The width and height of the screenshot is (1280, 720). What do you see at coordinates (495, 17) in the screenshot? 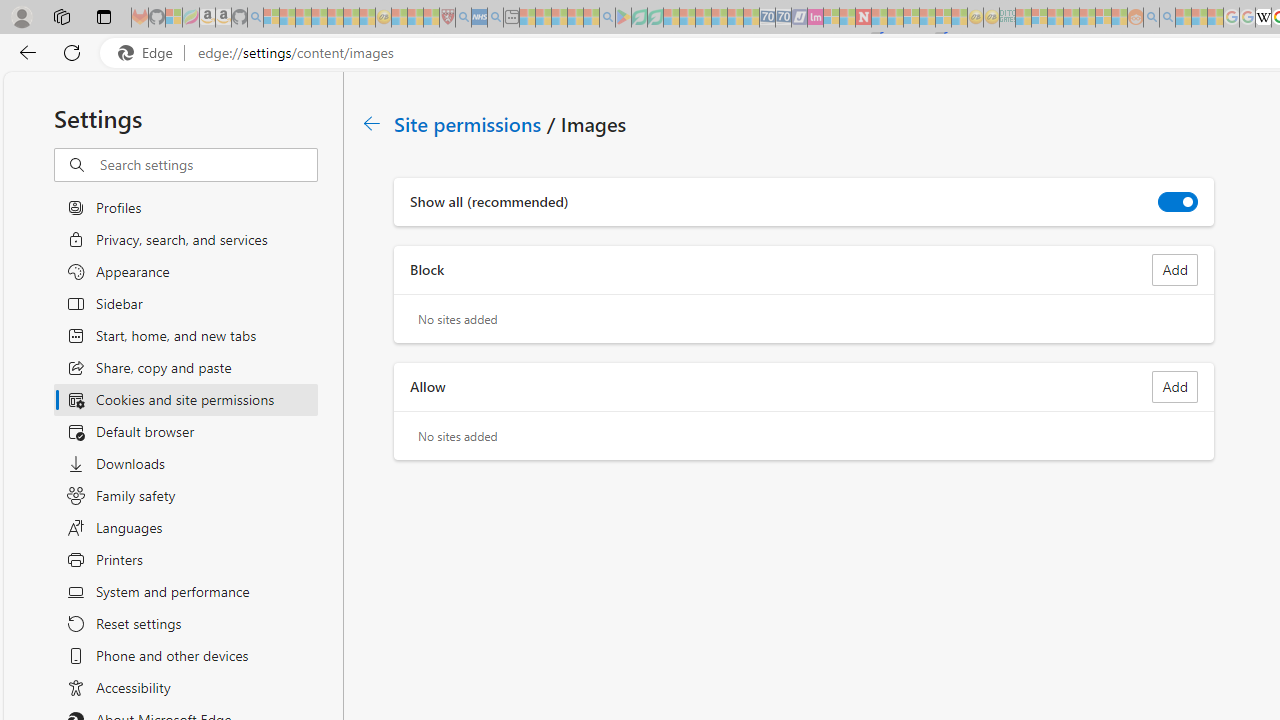
I see `'utah sues federal government - Search - Sleeping'` at bounding box center [495, 17].